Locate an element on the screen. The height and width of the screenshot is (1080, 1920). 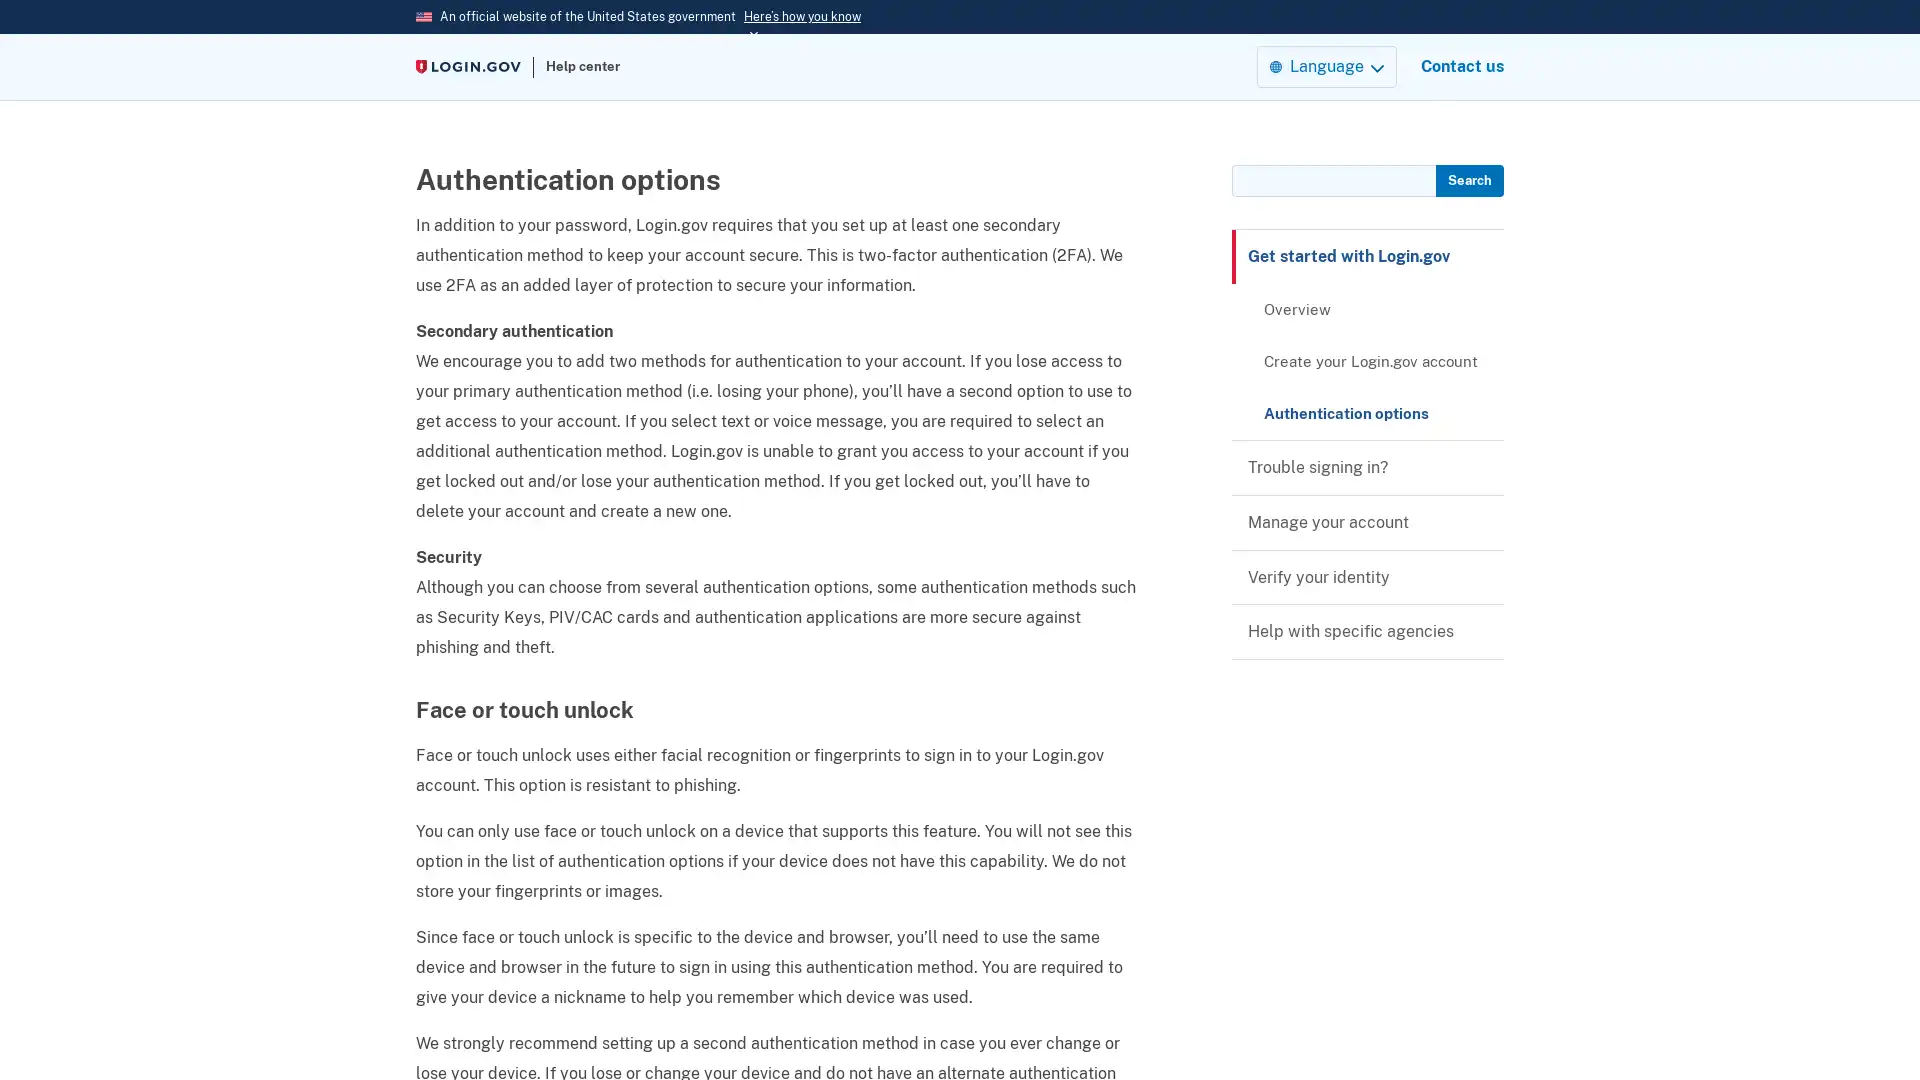
Heres how you know is located at coordinates (802, 16).